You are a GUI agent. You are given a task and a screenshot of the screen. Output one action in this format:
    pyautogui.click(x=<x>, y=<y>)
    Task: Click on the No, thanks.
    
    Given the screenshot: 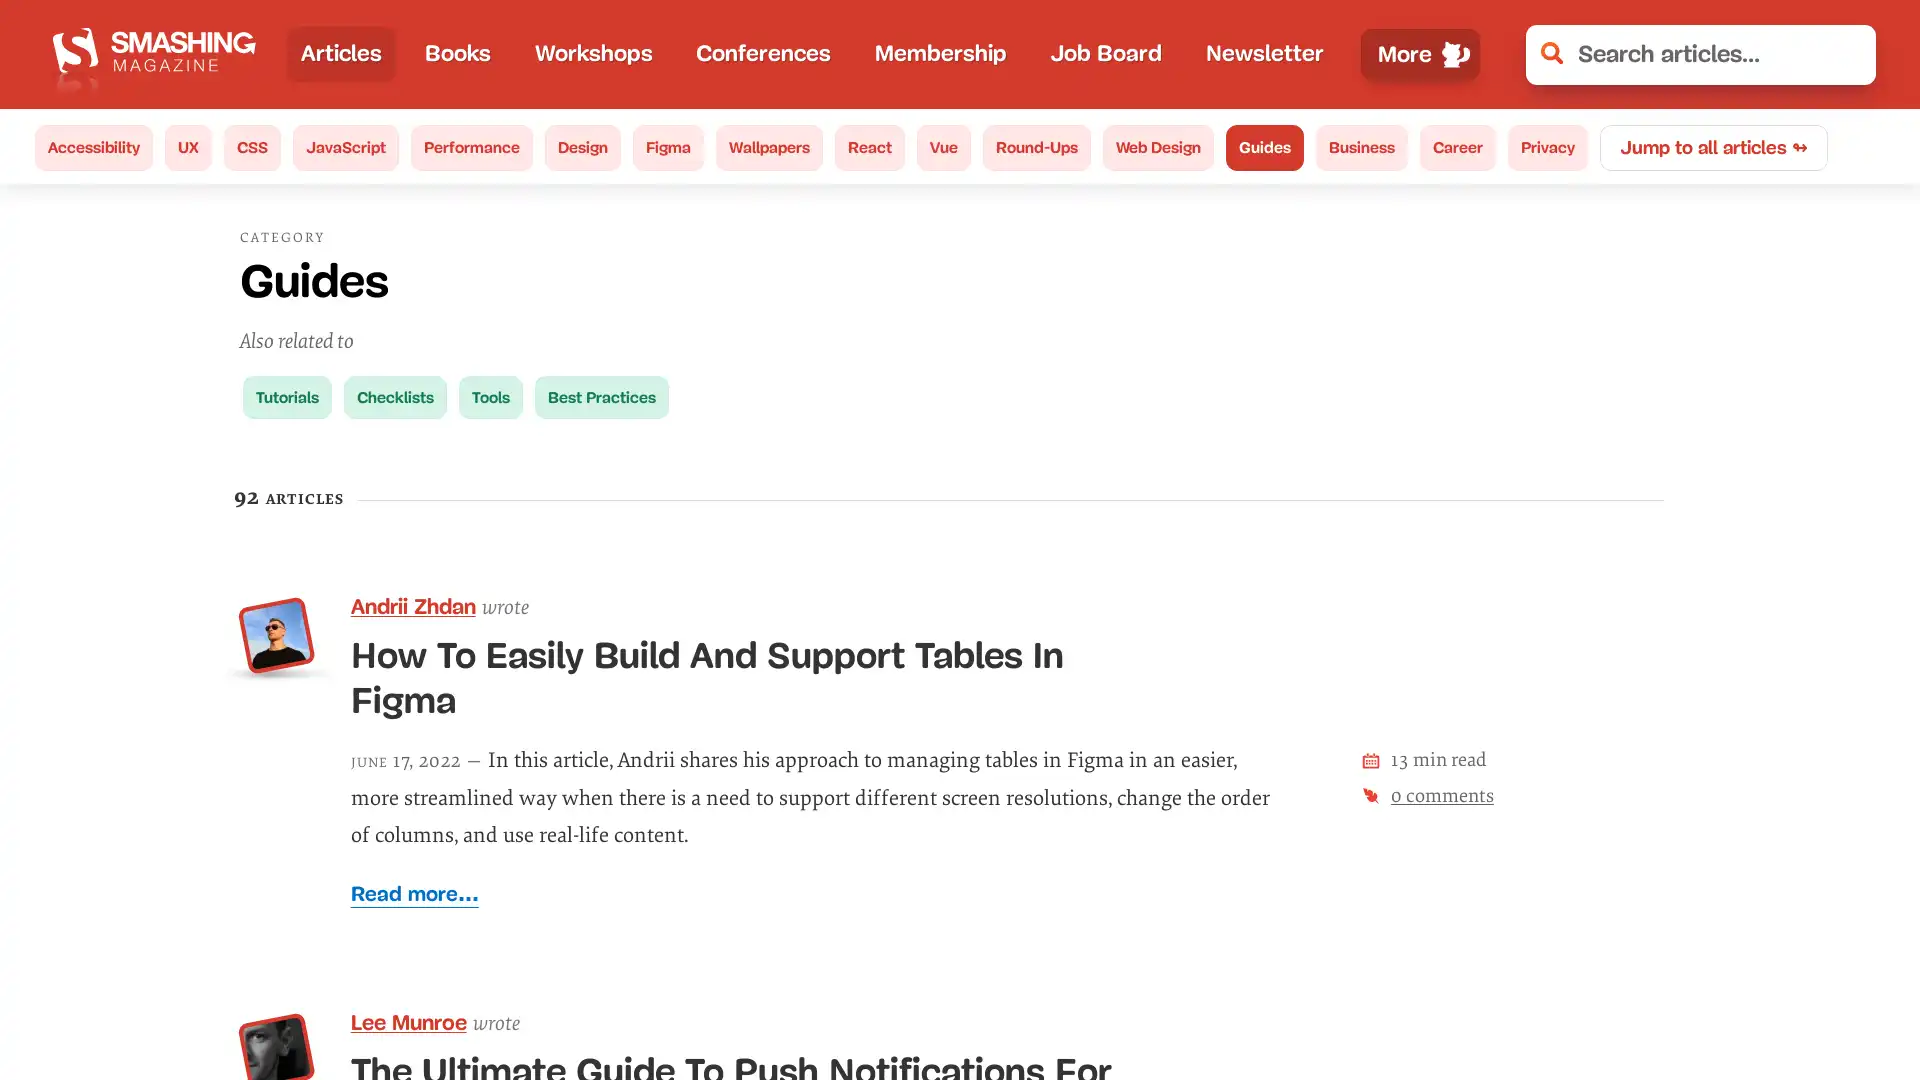 What is the action you would take?
    pyautogui.click(x=1575, y=999)
    